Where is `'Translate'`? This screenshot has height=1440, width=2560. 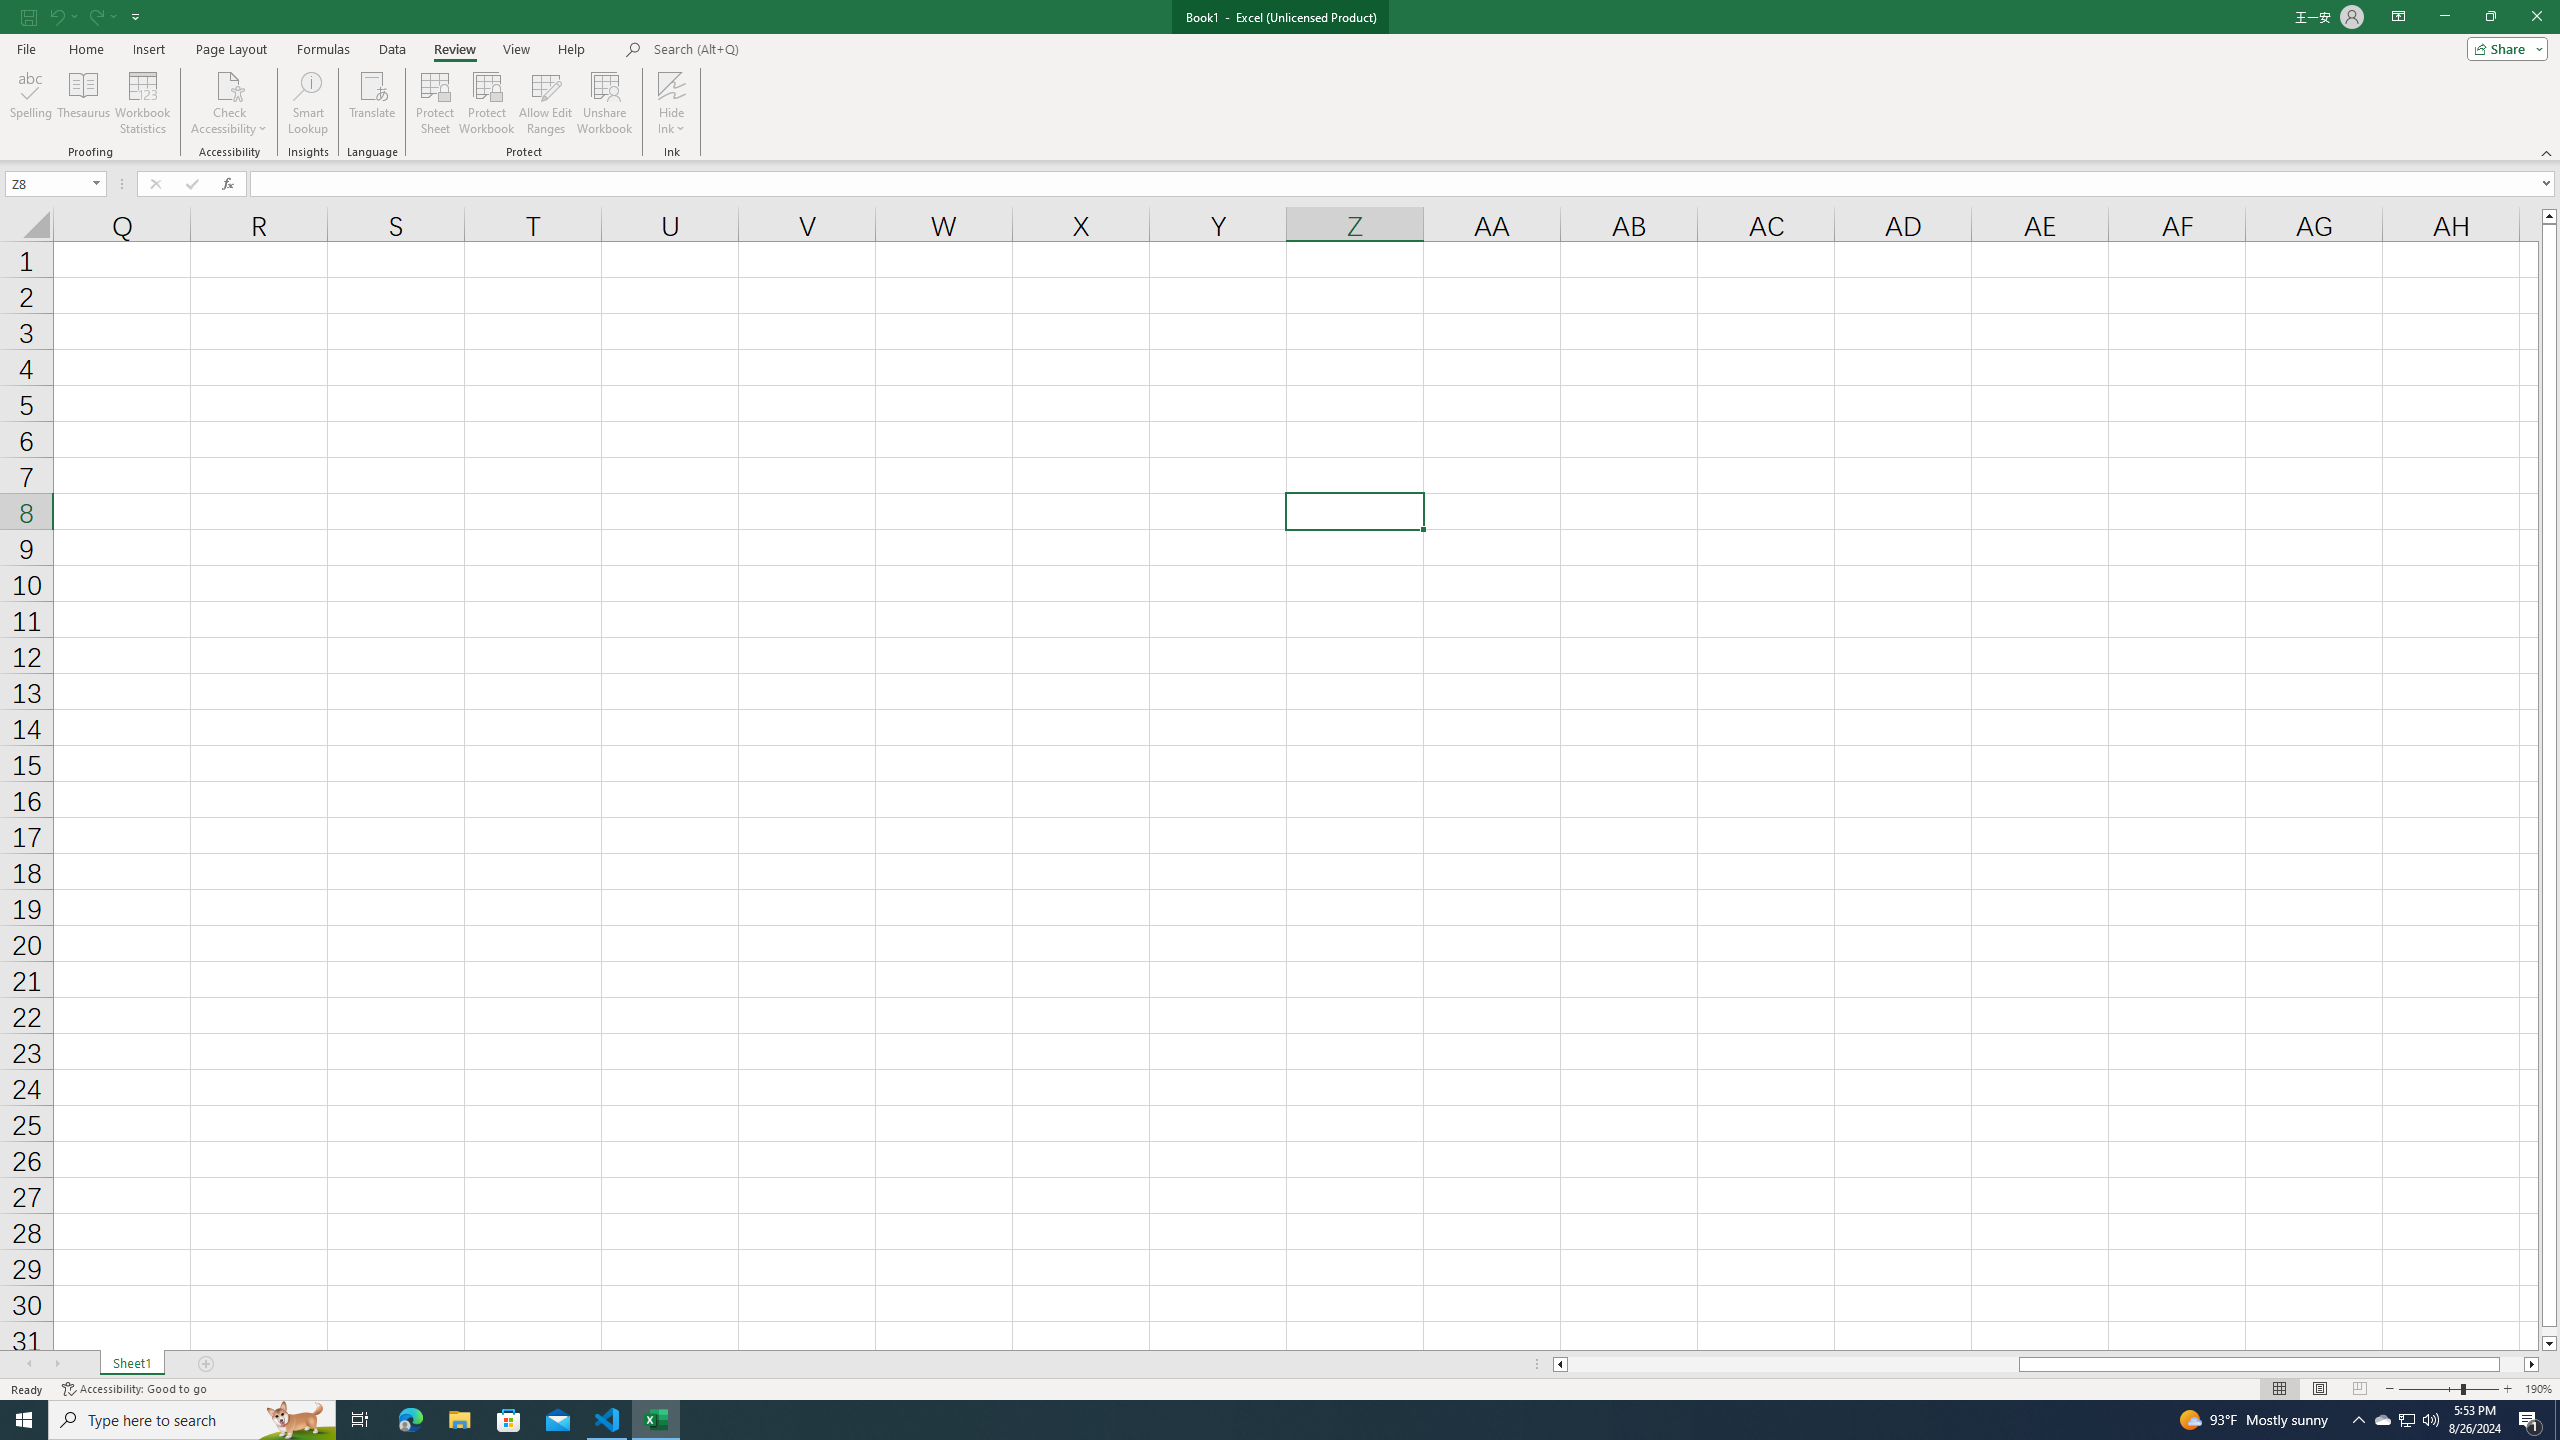
'Translate' is located at coordinates (371, 103).